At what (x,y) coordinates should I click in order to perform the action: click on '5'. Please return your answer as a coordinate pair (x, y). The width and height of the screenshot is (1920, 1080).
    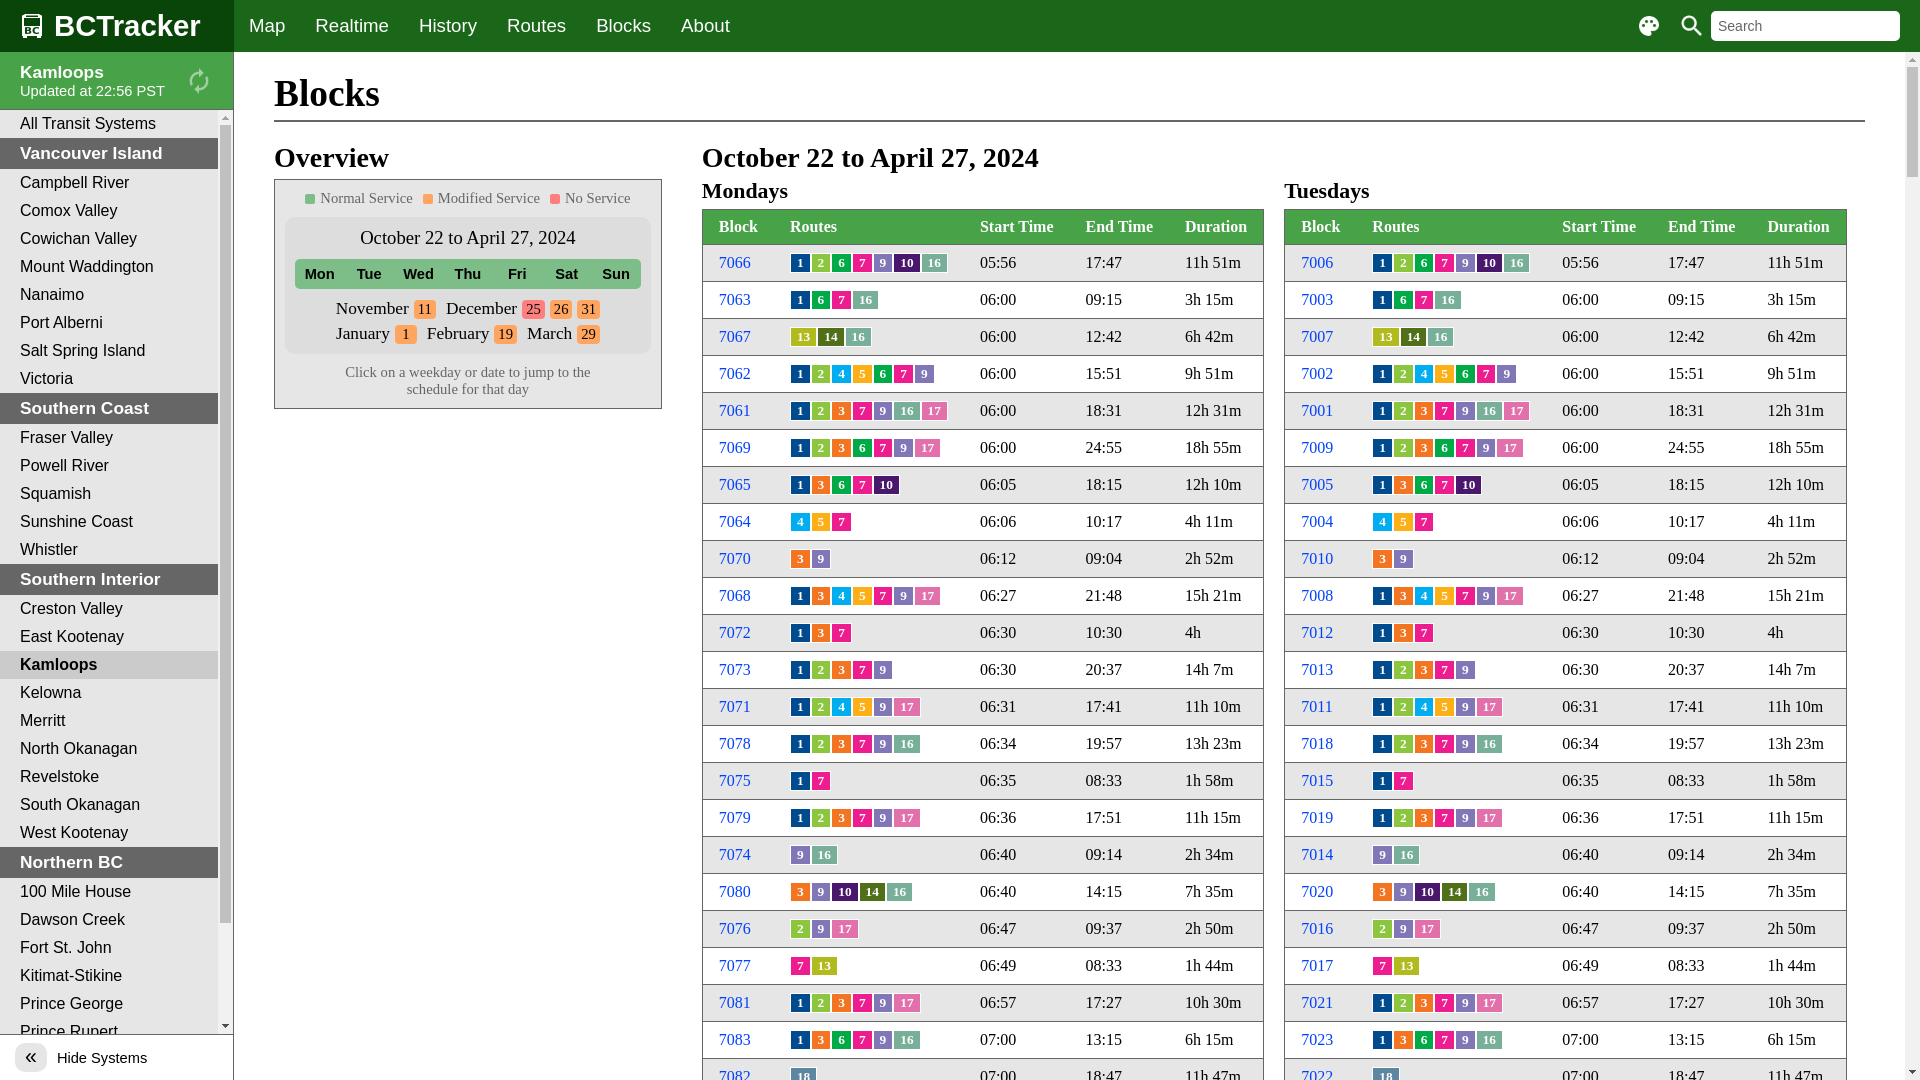
    Looking at the image, I should click on (862, 595).